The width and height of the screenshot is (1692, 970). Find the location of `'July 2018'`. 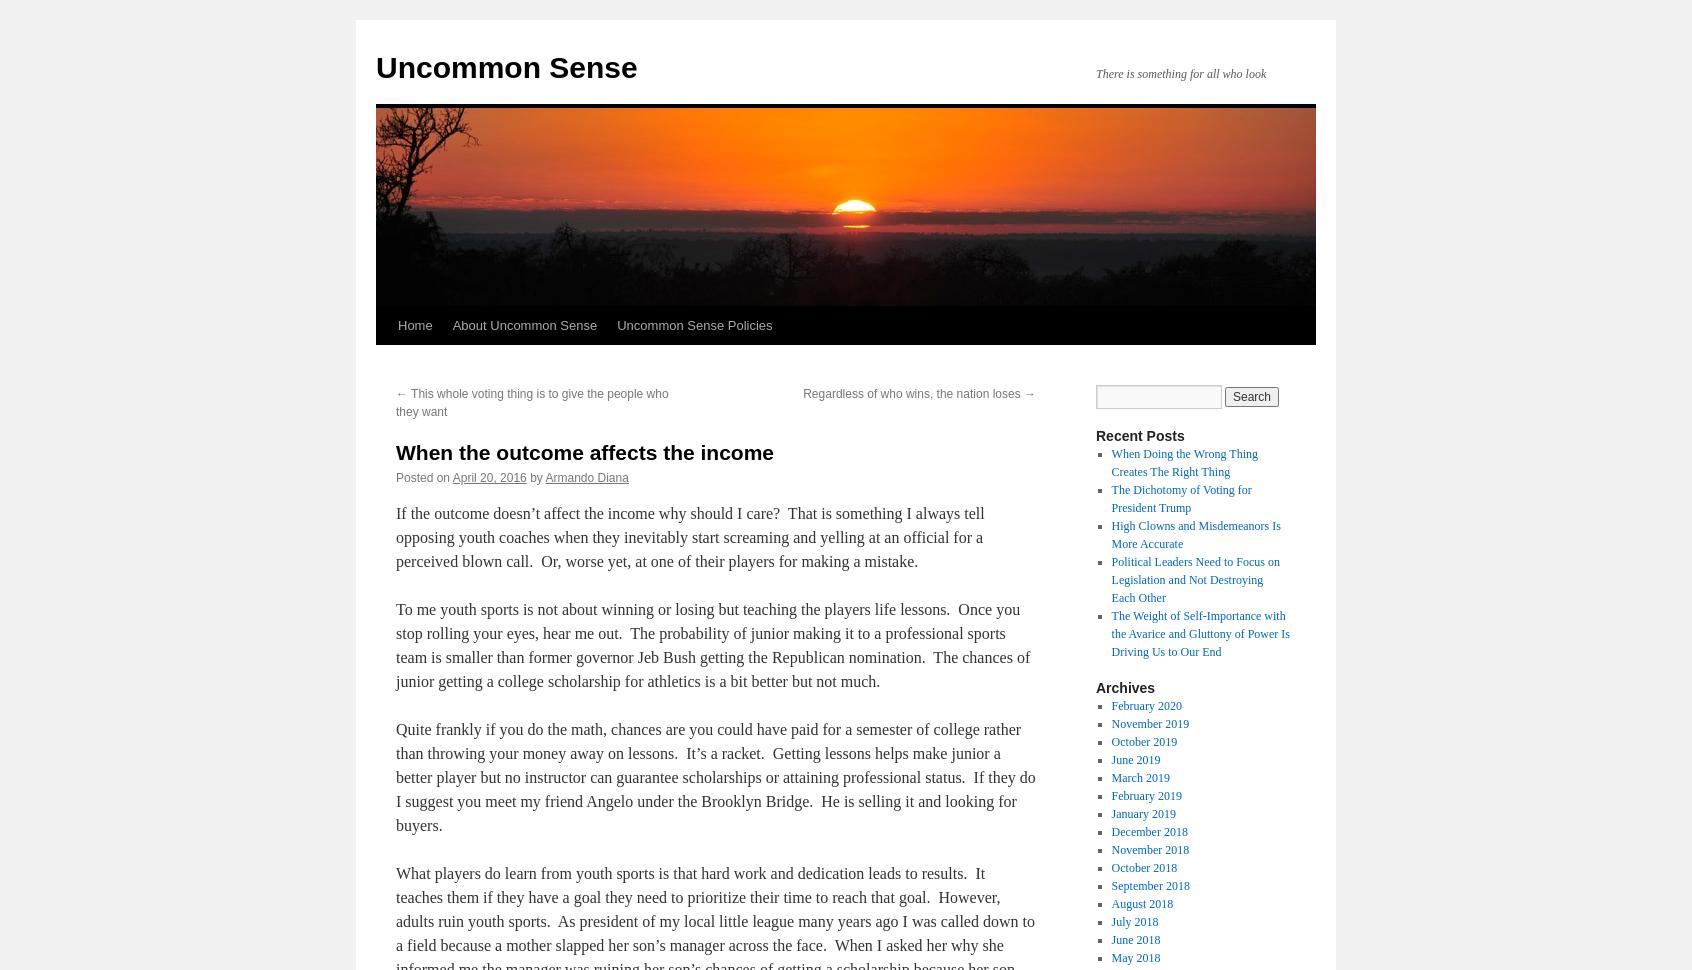

'July 2018' is located at coordinates (1133, 921).